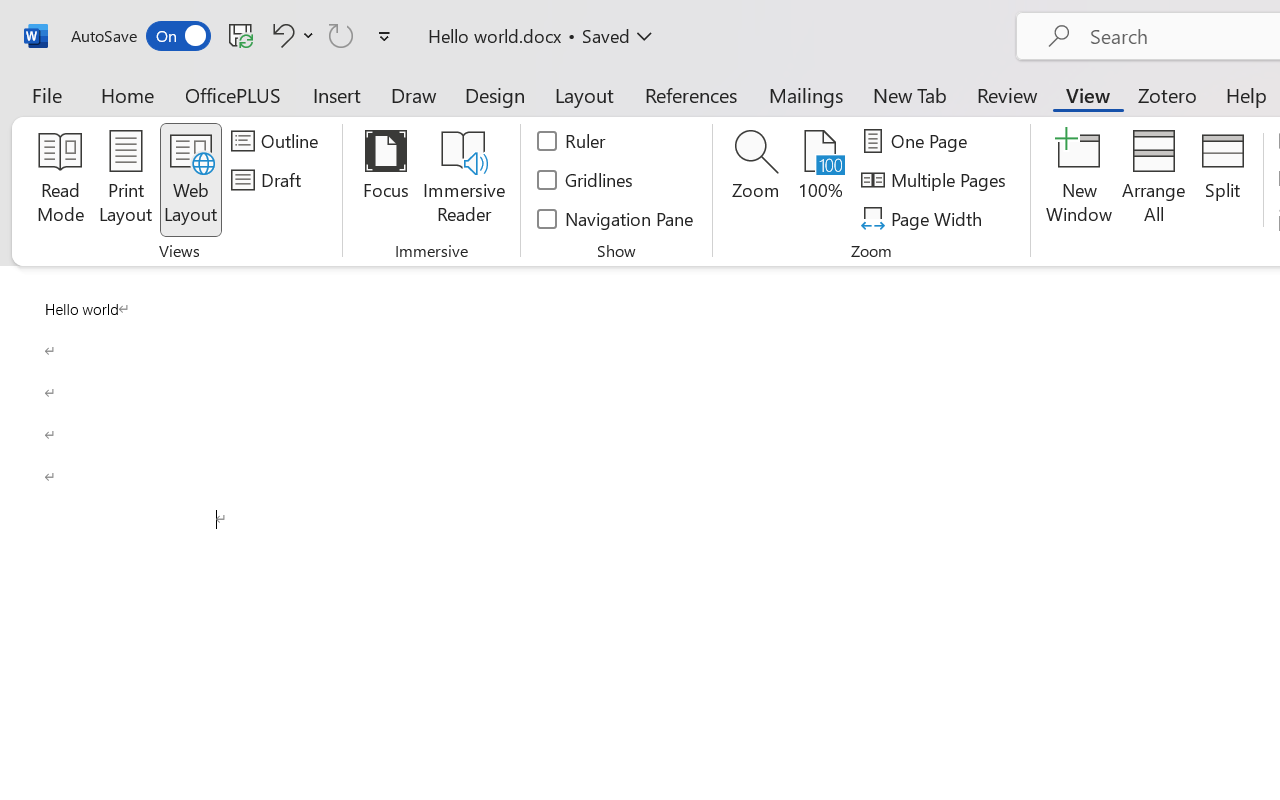 The width and height of the screenshot is (1280, 800). Describe the element at coordinates (125, 179) in the screenshot. I see `'Print Layout'` at that location.